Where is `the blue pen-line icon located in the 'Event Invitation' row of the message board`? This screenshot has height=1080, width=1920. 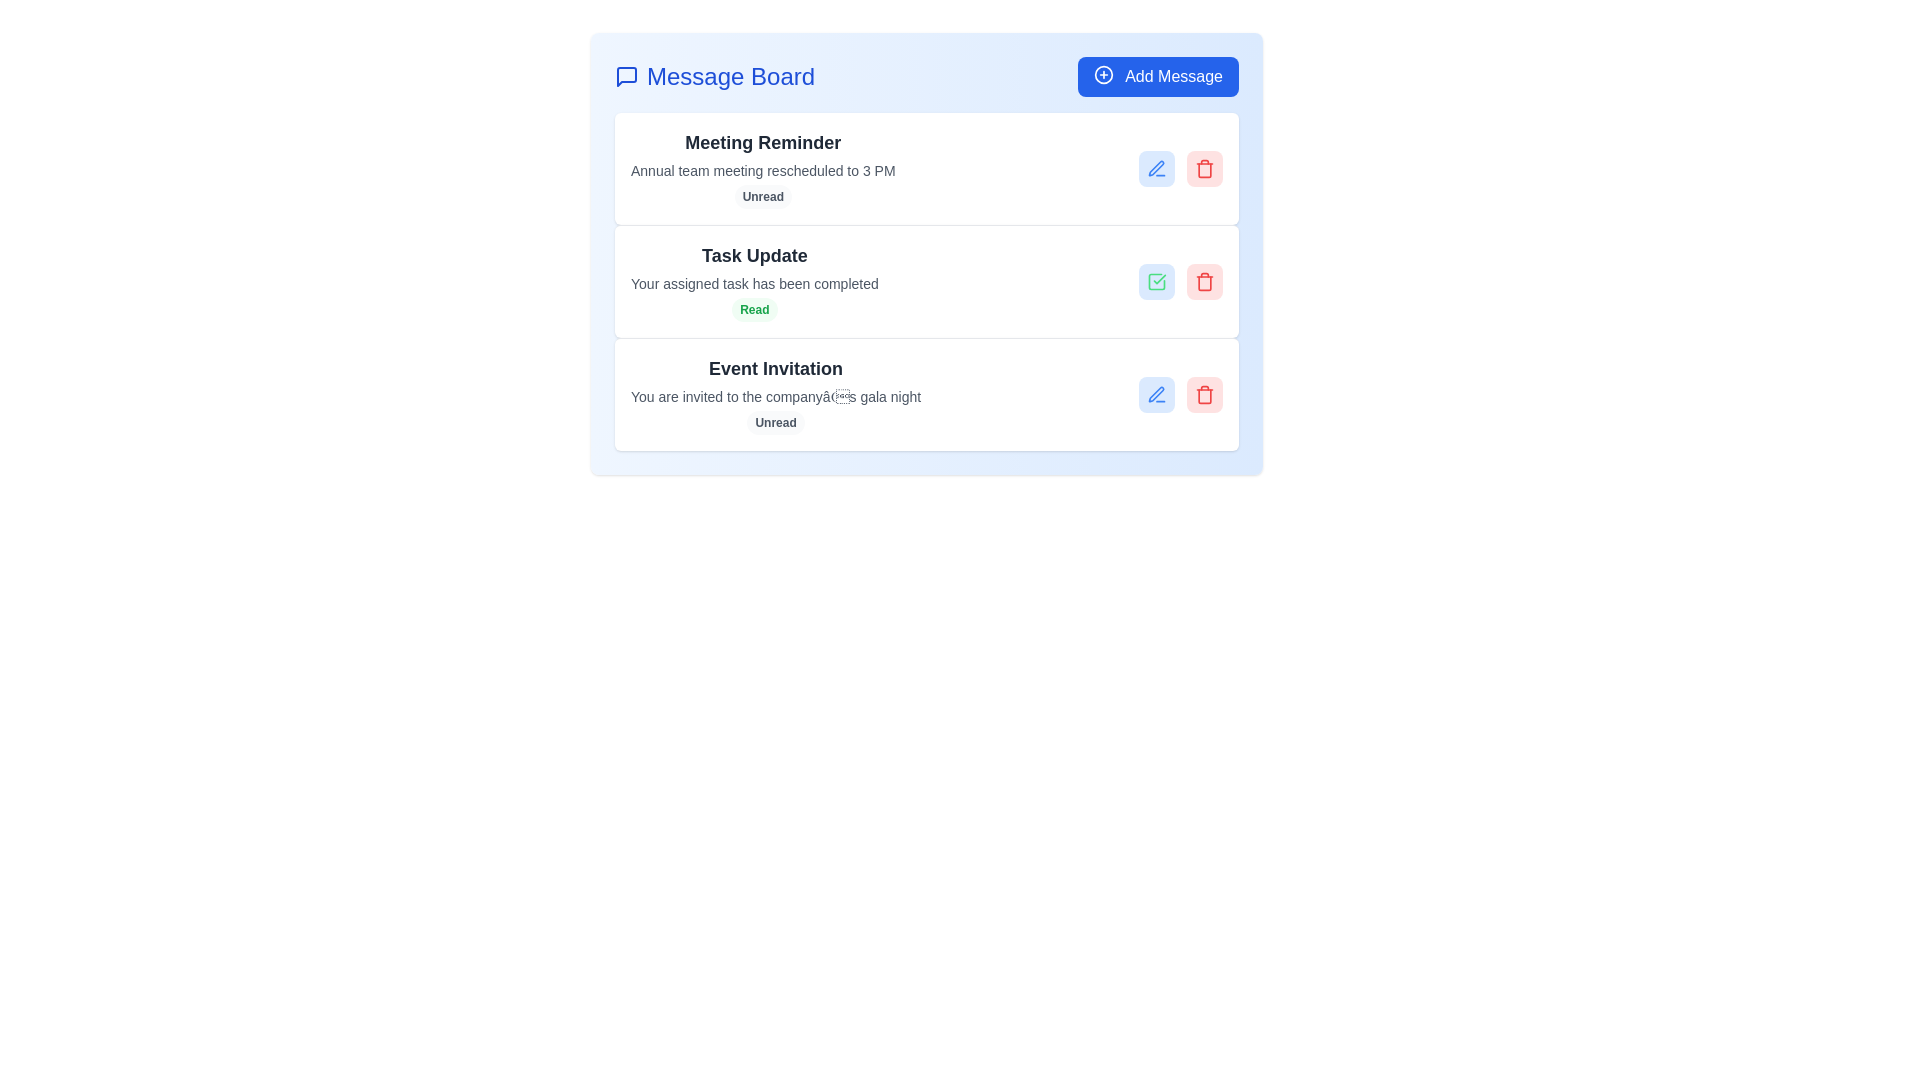
the blue pen-line icon located in the 'Event Invitation' row of the message board is located at coordinates (1156, 167).